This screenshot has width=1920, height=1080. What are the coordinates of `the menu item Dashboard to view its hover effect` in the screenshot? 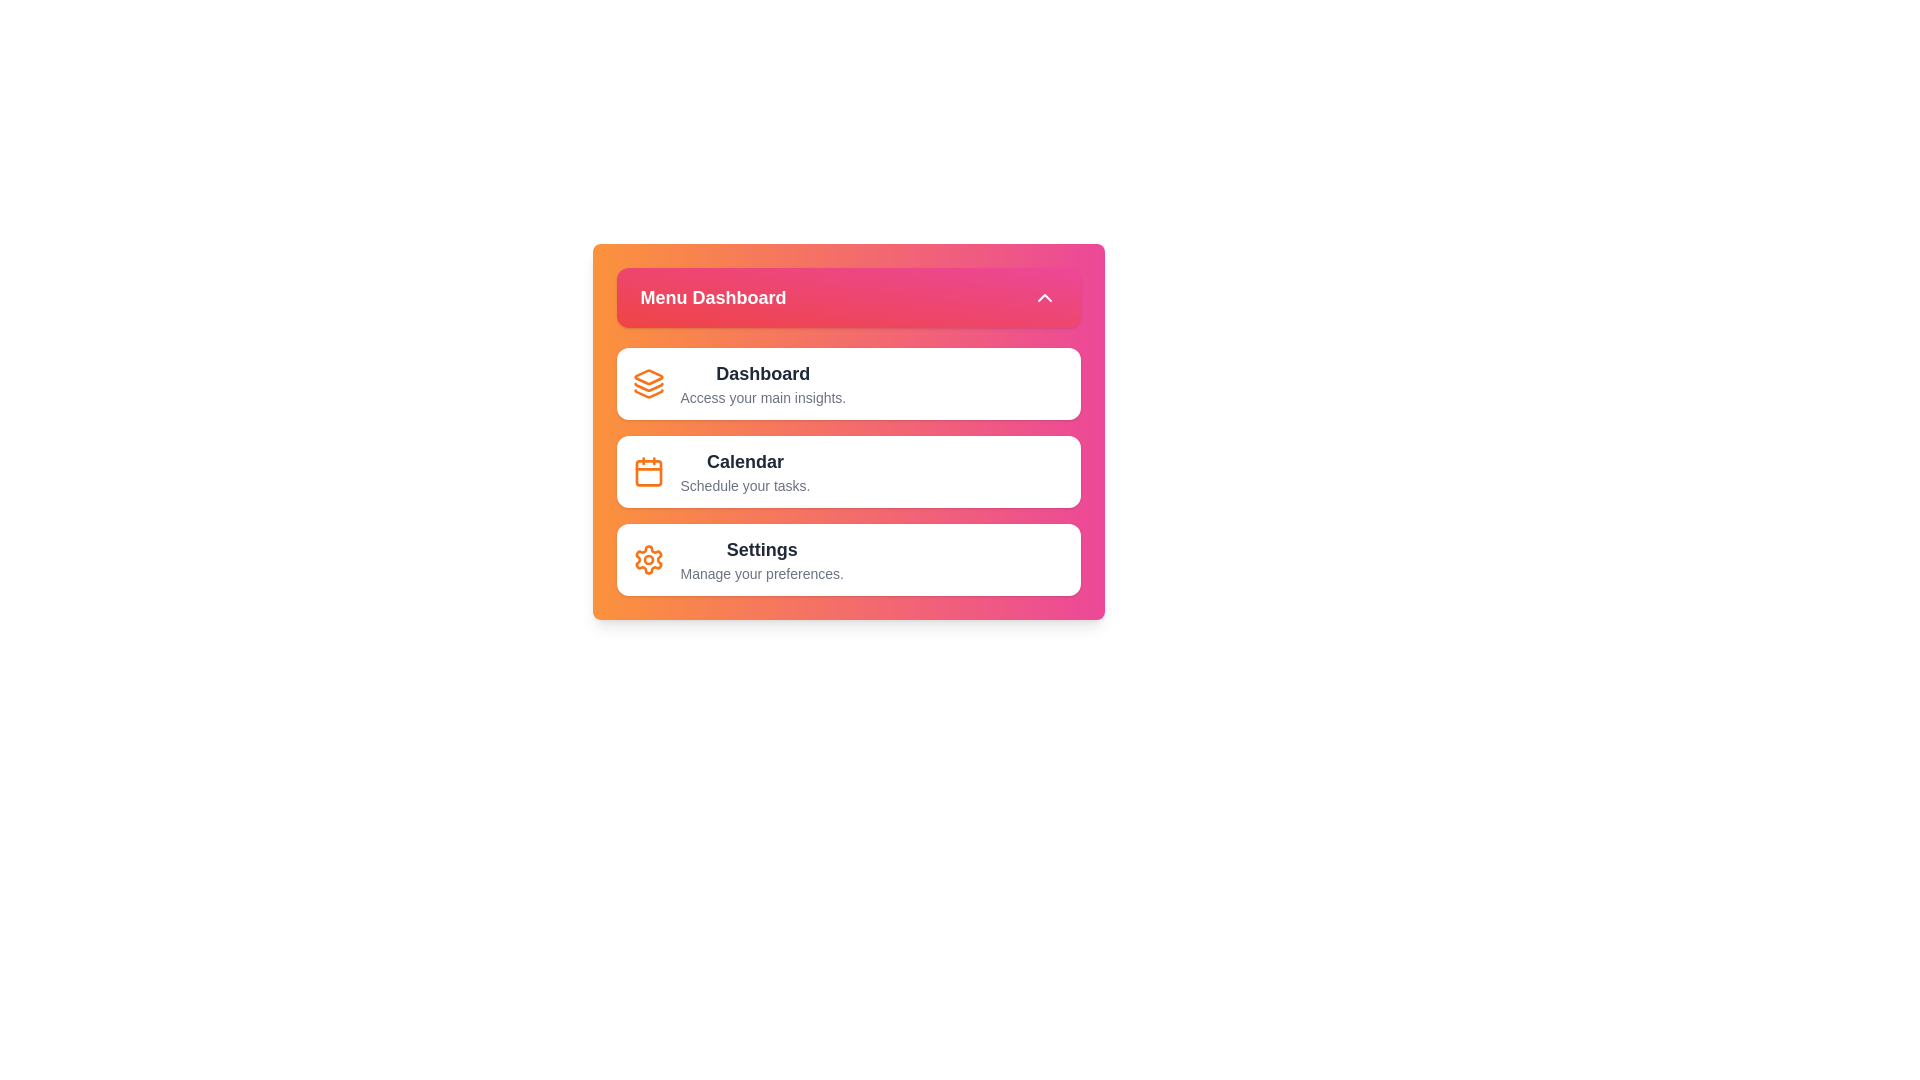 It's located at (848, 384).